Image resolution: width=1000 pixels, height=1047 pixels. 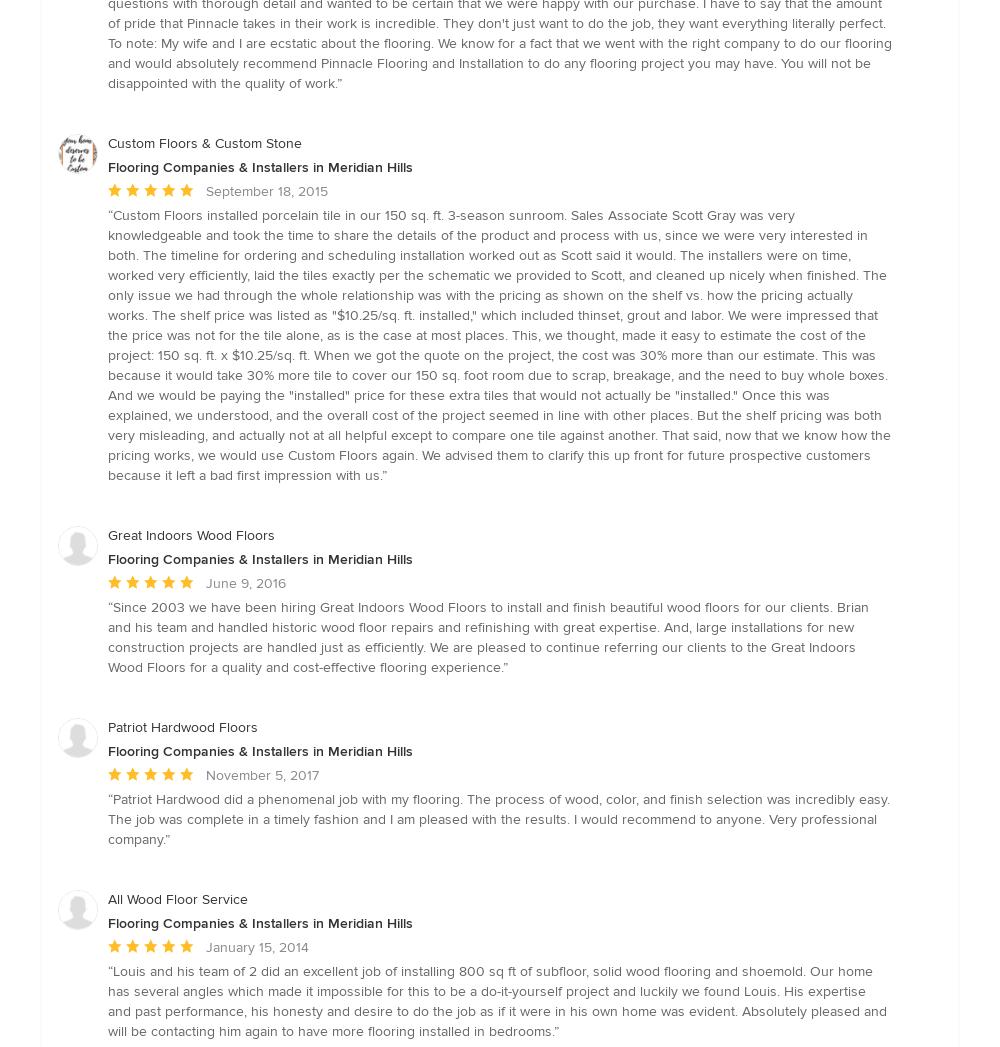 What do you see at coordinates (245, 582) in the screenshot?
I see `'June 9, 2016'` at bounding box center [245, 582].